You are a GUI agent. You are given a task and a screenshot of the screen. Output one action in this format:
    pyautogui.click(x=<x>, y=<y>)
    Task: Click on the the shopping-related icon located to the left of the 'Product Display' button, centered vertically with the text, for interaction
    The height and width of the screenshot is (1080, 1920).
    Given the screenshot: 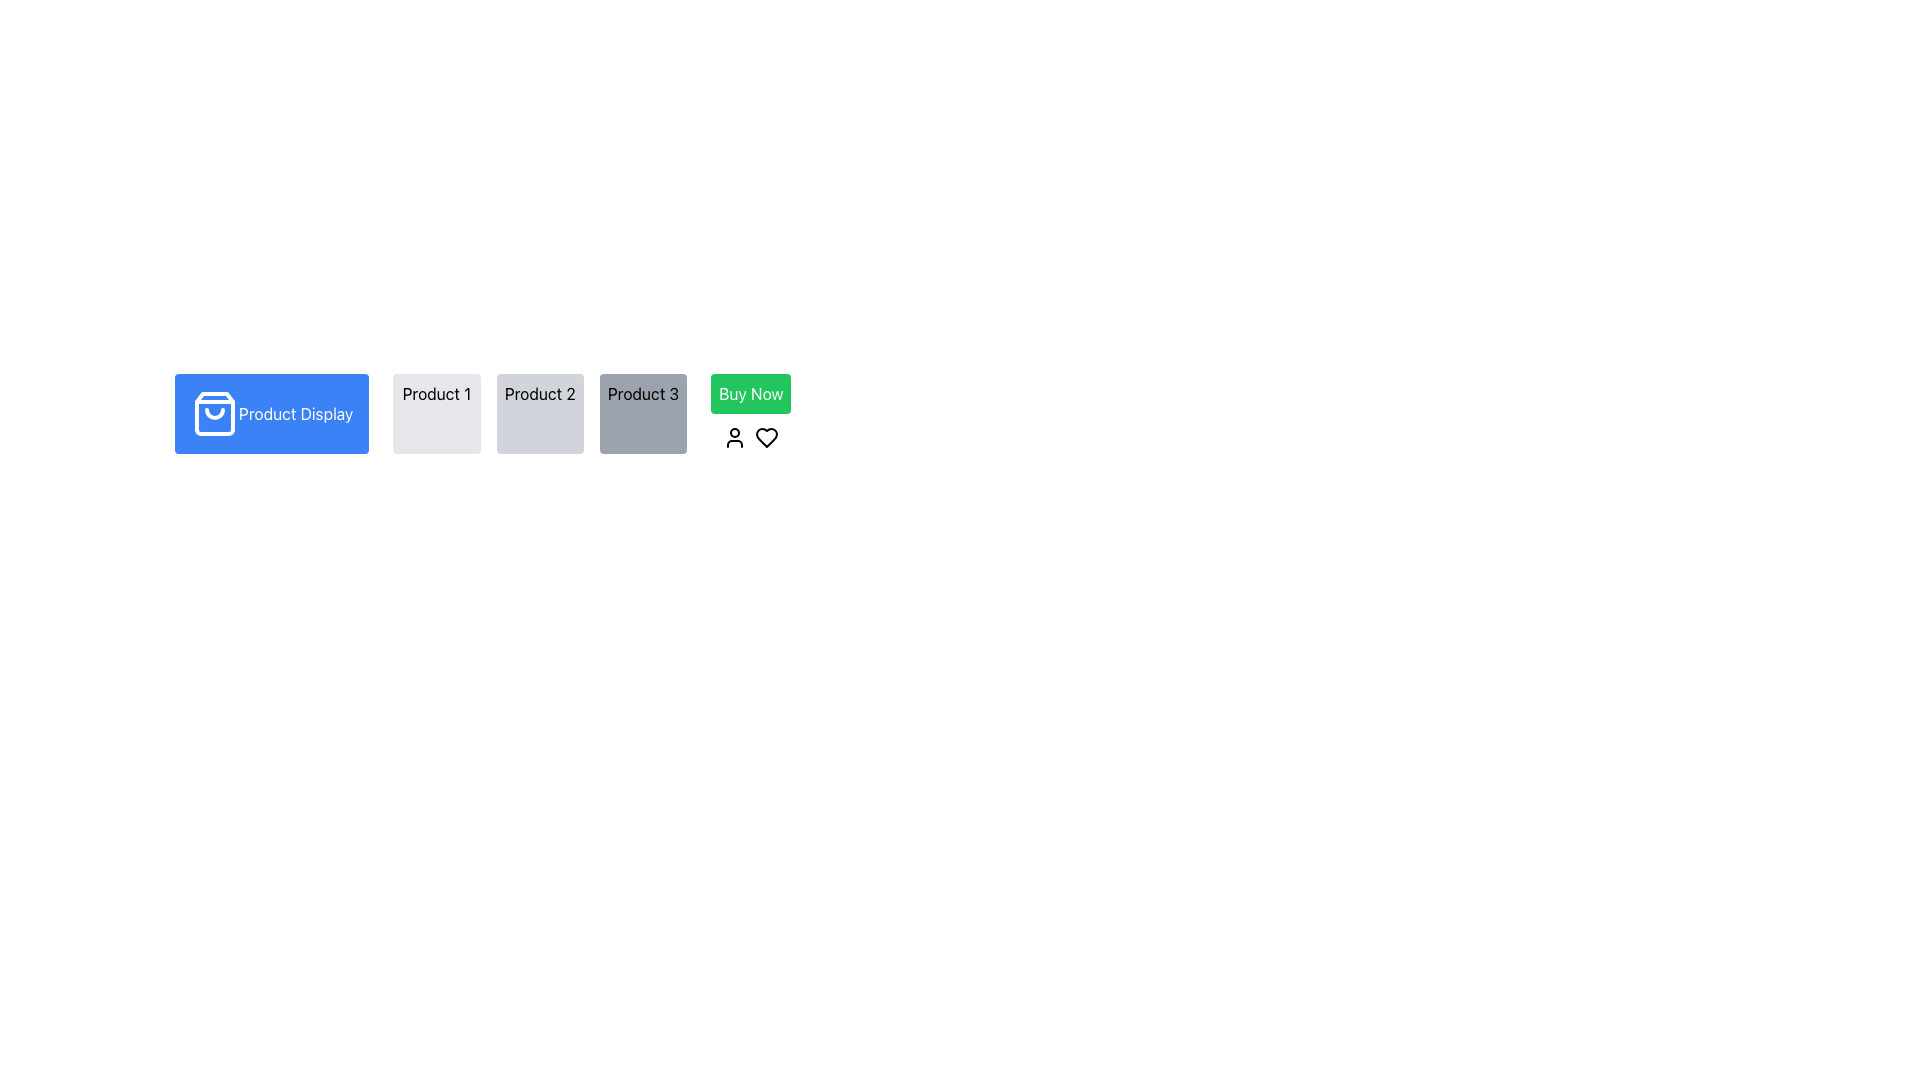 What is the action you would take?
    pyautogui.click(x=215, y=412)
    